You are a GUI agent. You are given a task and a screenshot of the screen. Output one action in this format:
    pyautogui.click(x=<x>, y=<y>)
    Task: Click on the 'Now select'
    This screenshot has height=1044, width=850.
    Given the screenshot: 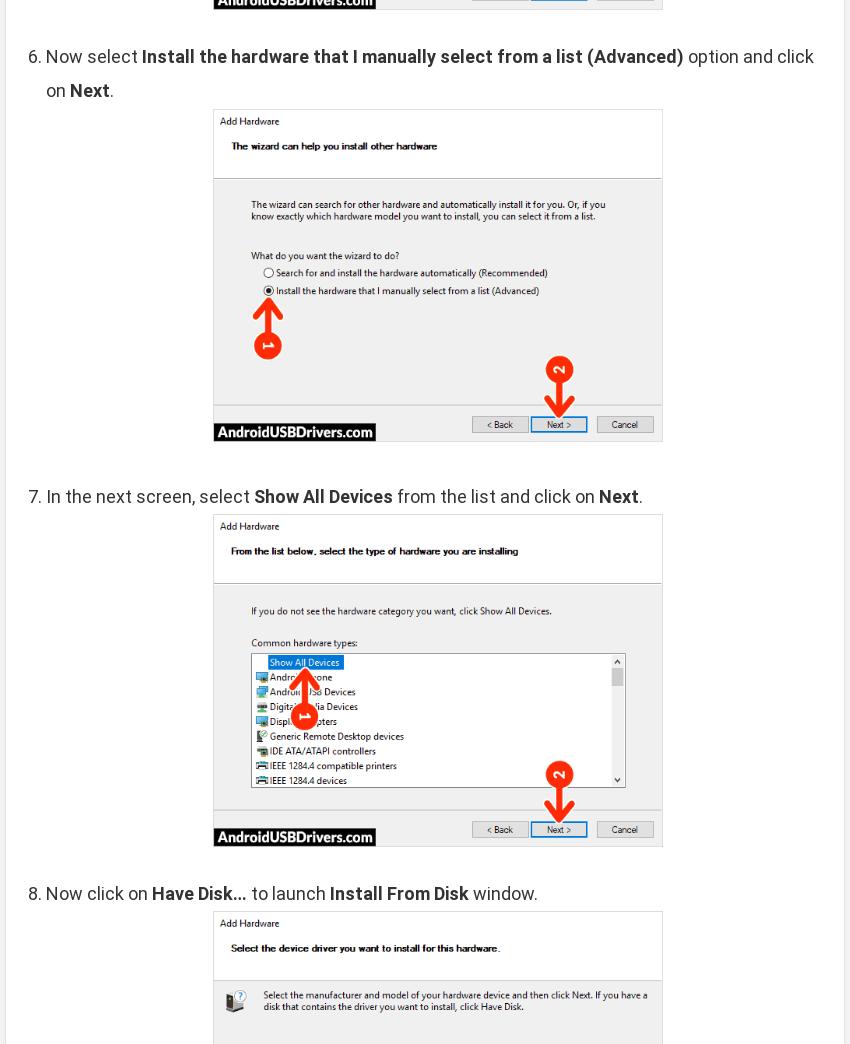 What is the action you would take?
    pyautogui.click(x=93, y=55)
    